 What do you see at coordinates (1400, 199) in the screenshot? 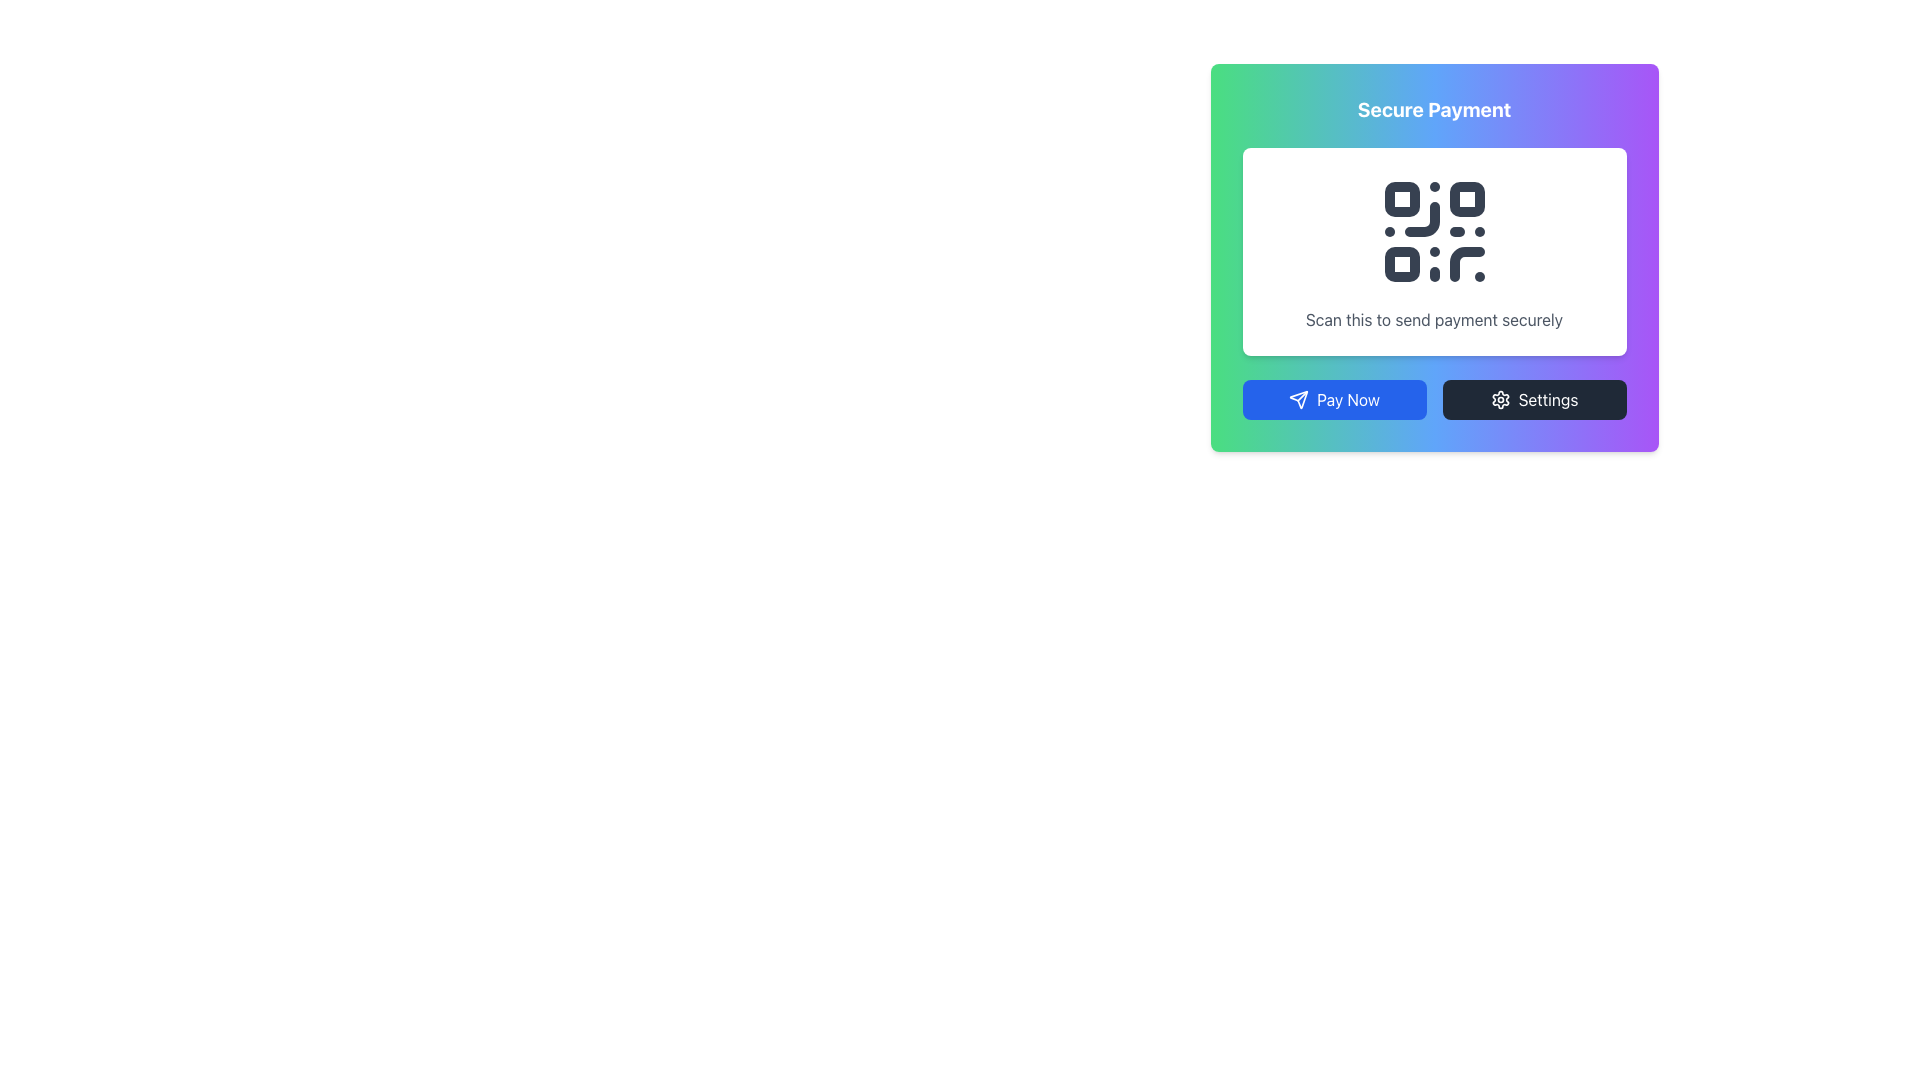
I see `the first square of the QR code, which is a small, square-shaped element with rounded corners, located towards the top-left corner of the QR code pattern` at bounding box center [1400, 199].